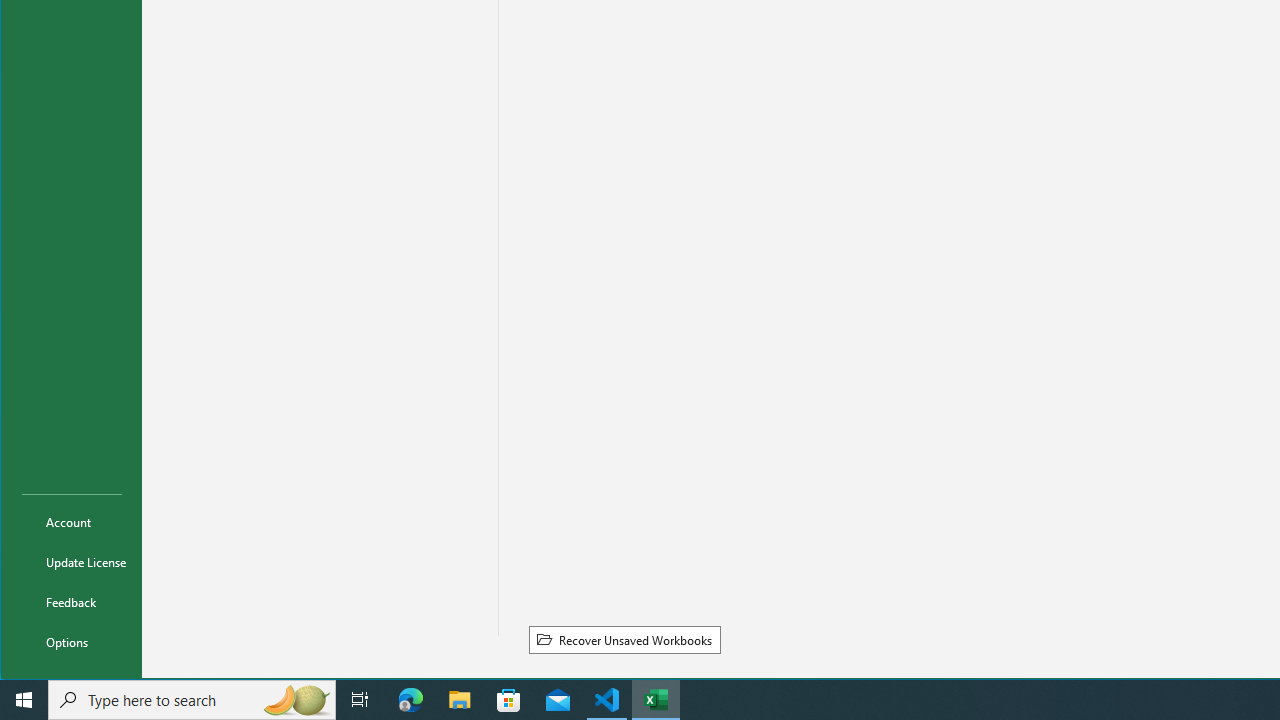 This screenshot has height=720, width=1280. I want to click on 'Visual Studio Code - 1 running window', so click(606, 698).